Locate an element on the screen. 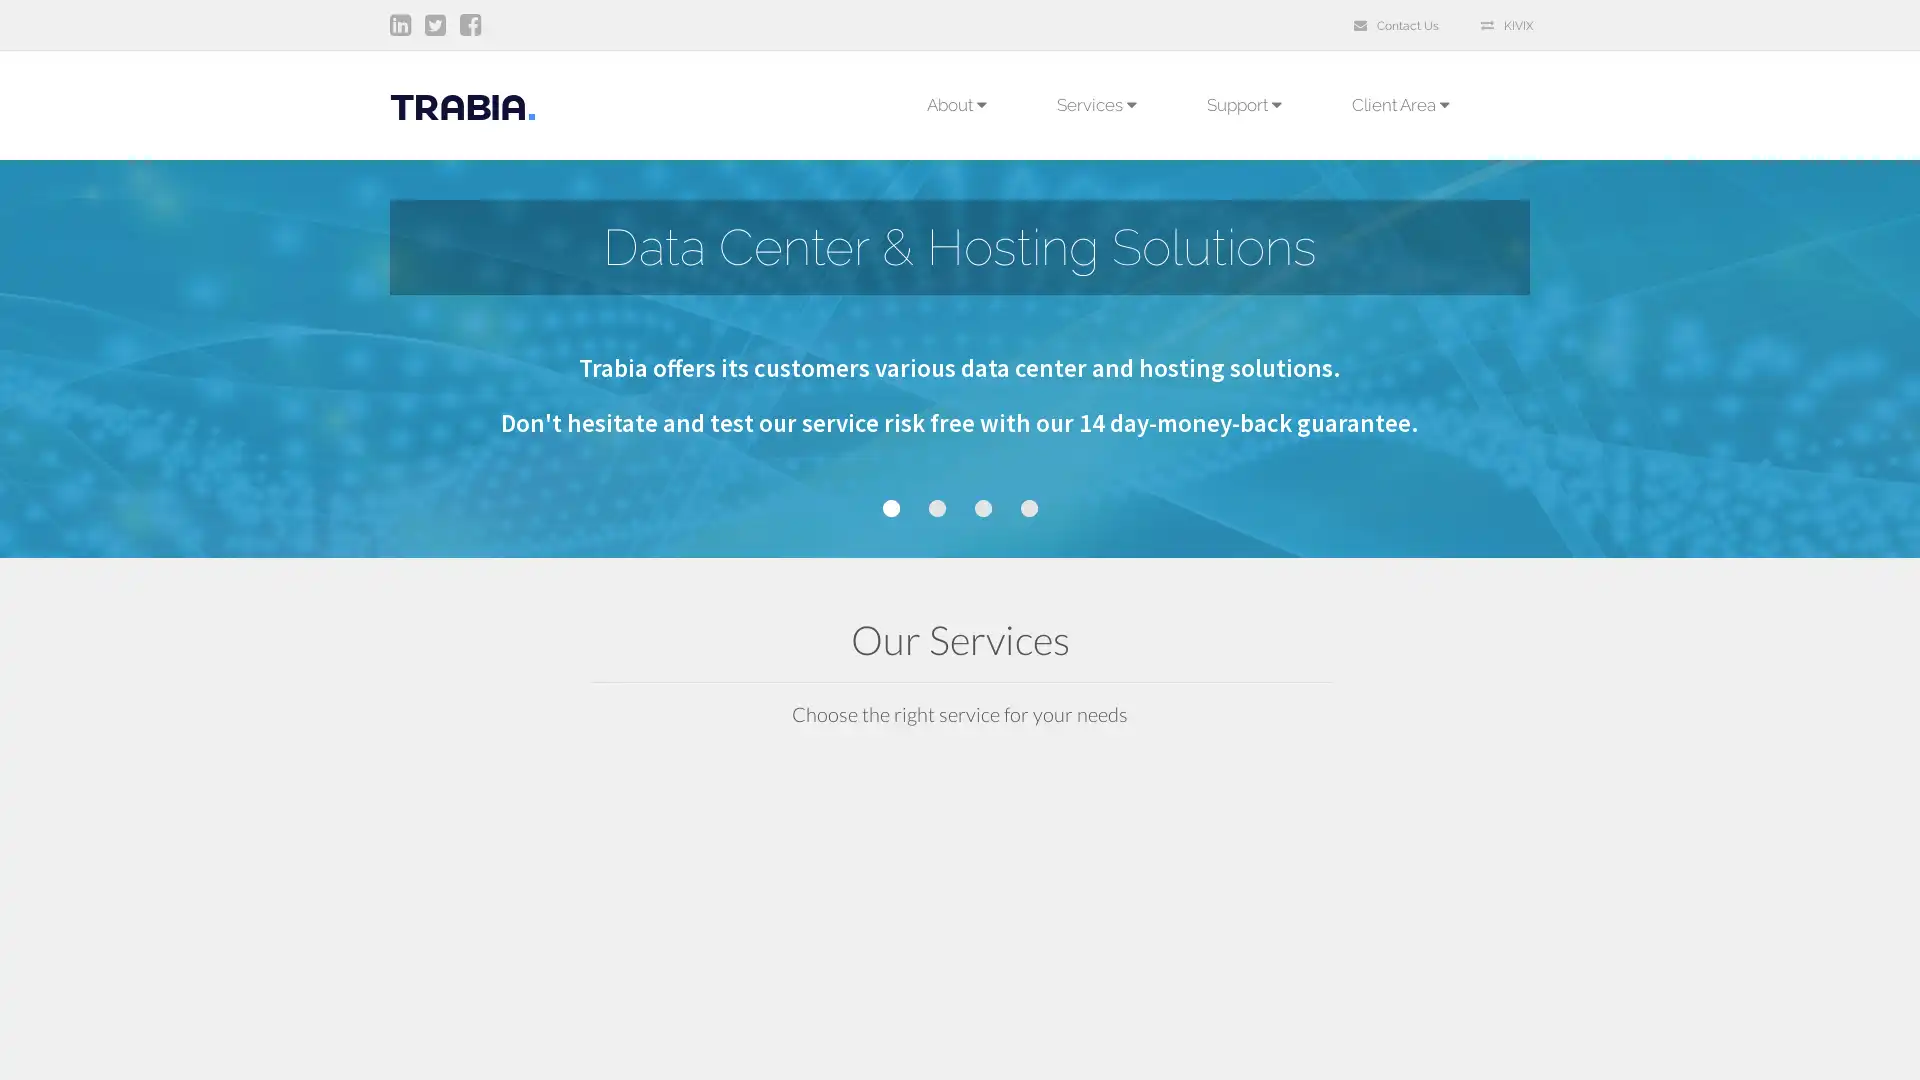 Image resolution: width=1920 pixels, height=1080 pixels. See All is located at coordinates (1397, 1045).